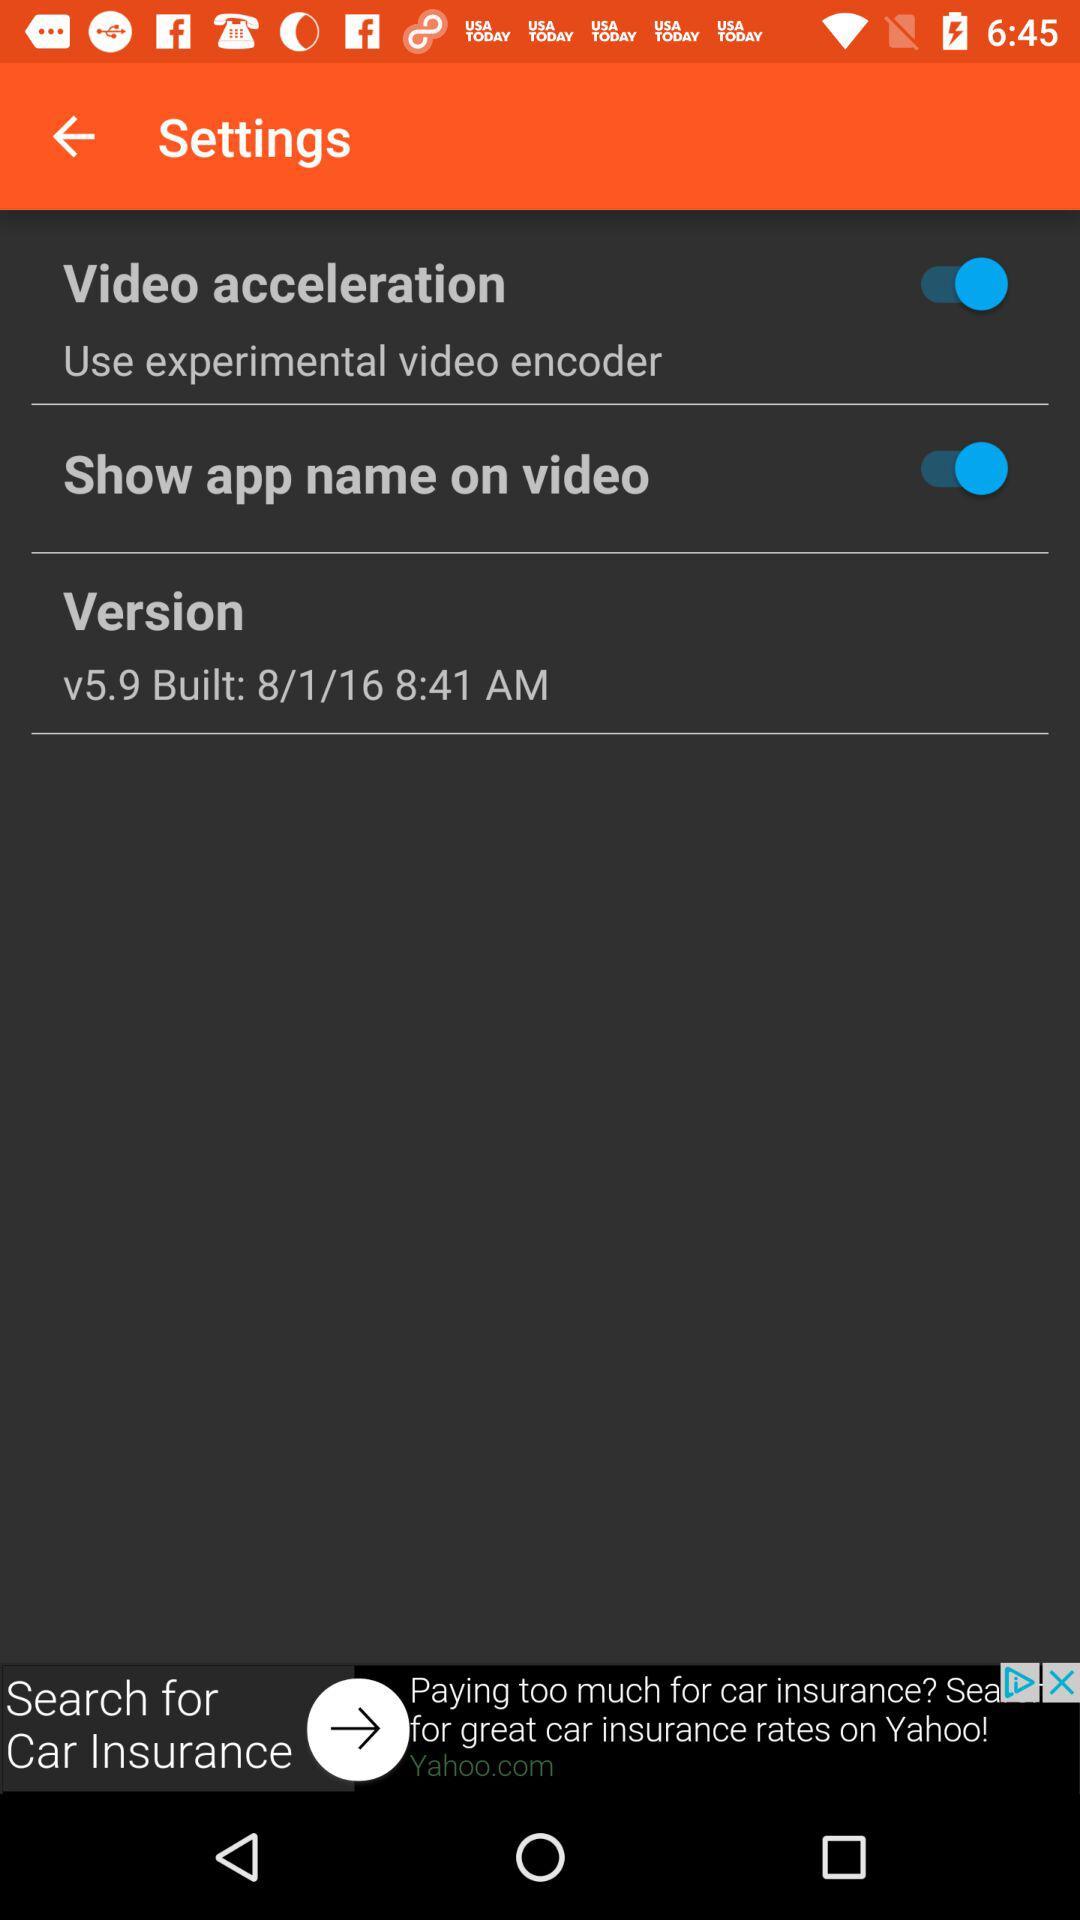 Image resolution: width=1080 pixels, height=1920 pixels. What do you see at coordinates (890, 282) in the screenshot?
I see `on` at bounding box center [890, 282].